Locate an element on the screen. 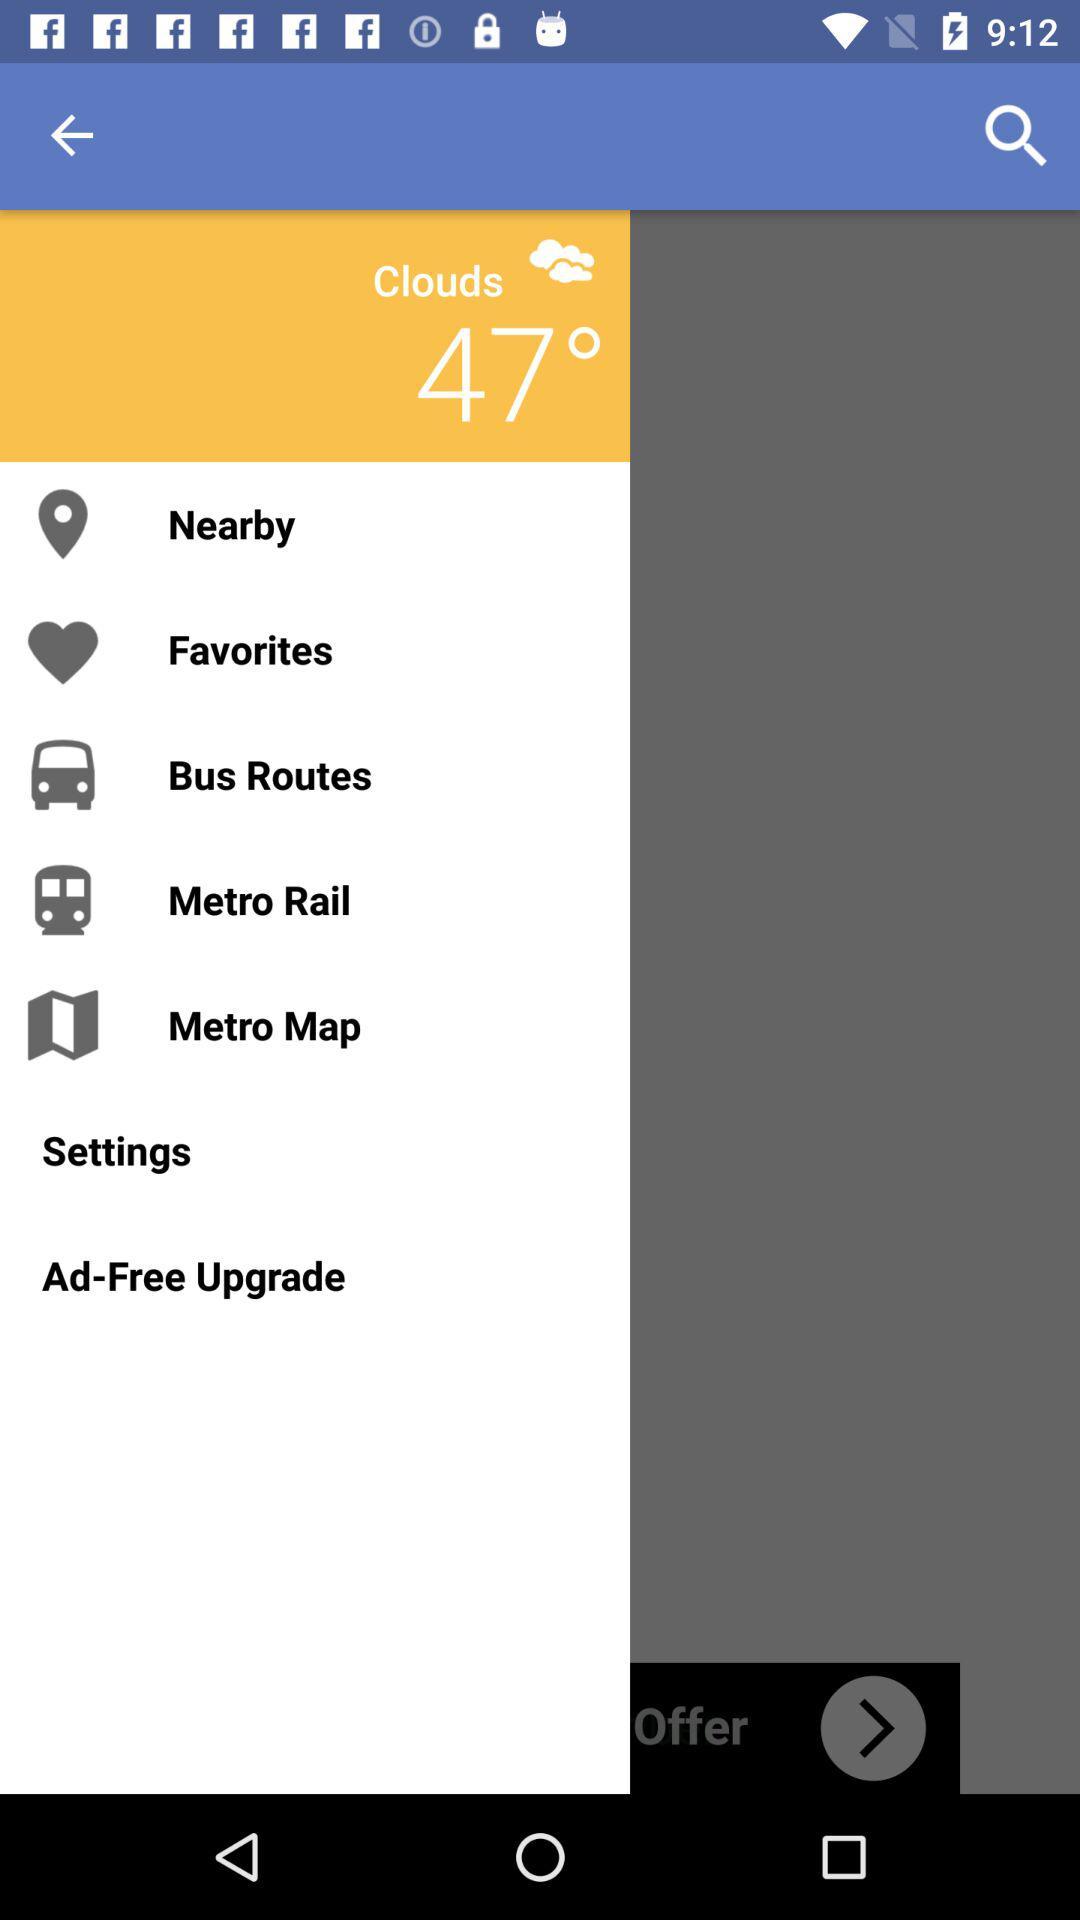 The width and height of the screenshot is (1080, 1920). the settings icon is located at coordinates (315, 1150).